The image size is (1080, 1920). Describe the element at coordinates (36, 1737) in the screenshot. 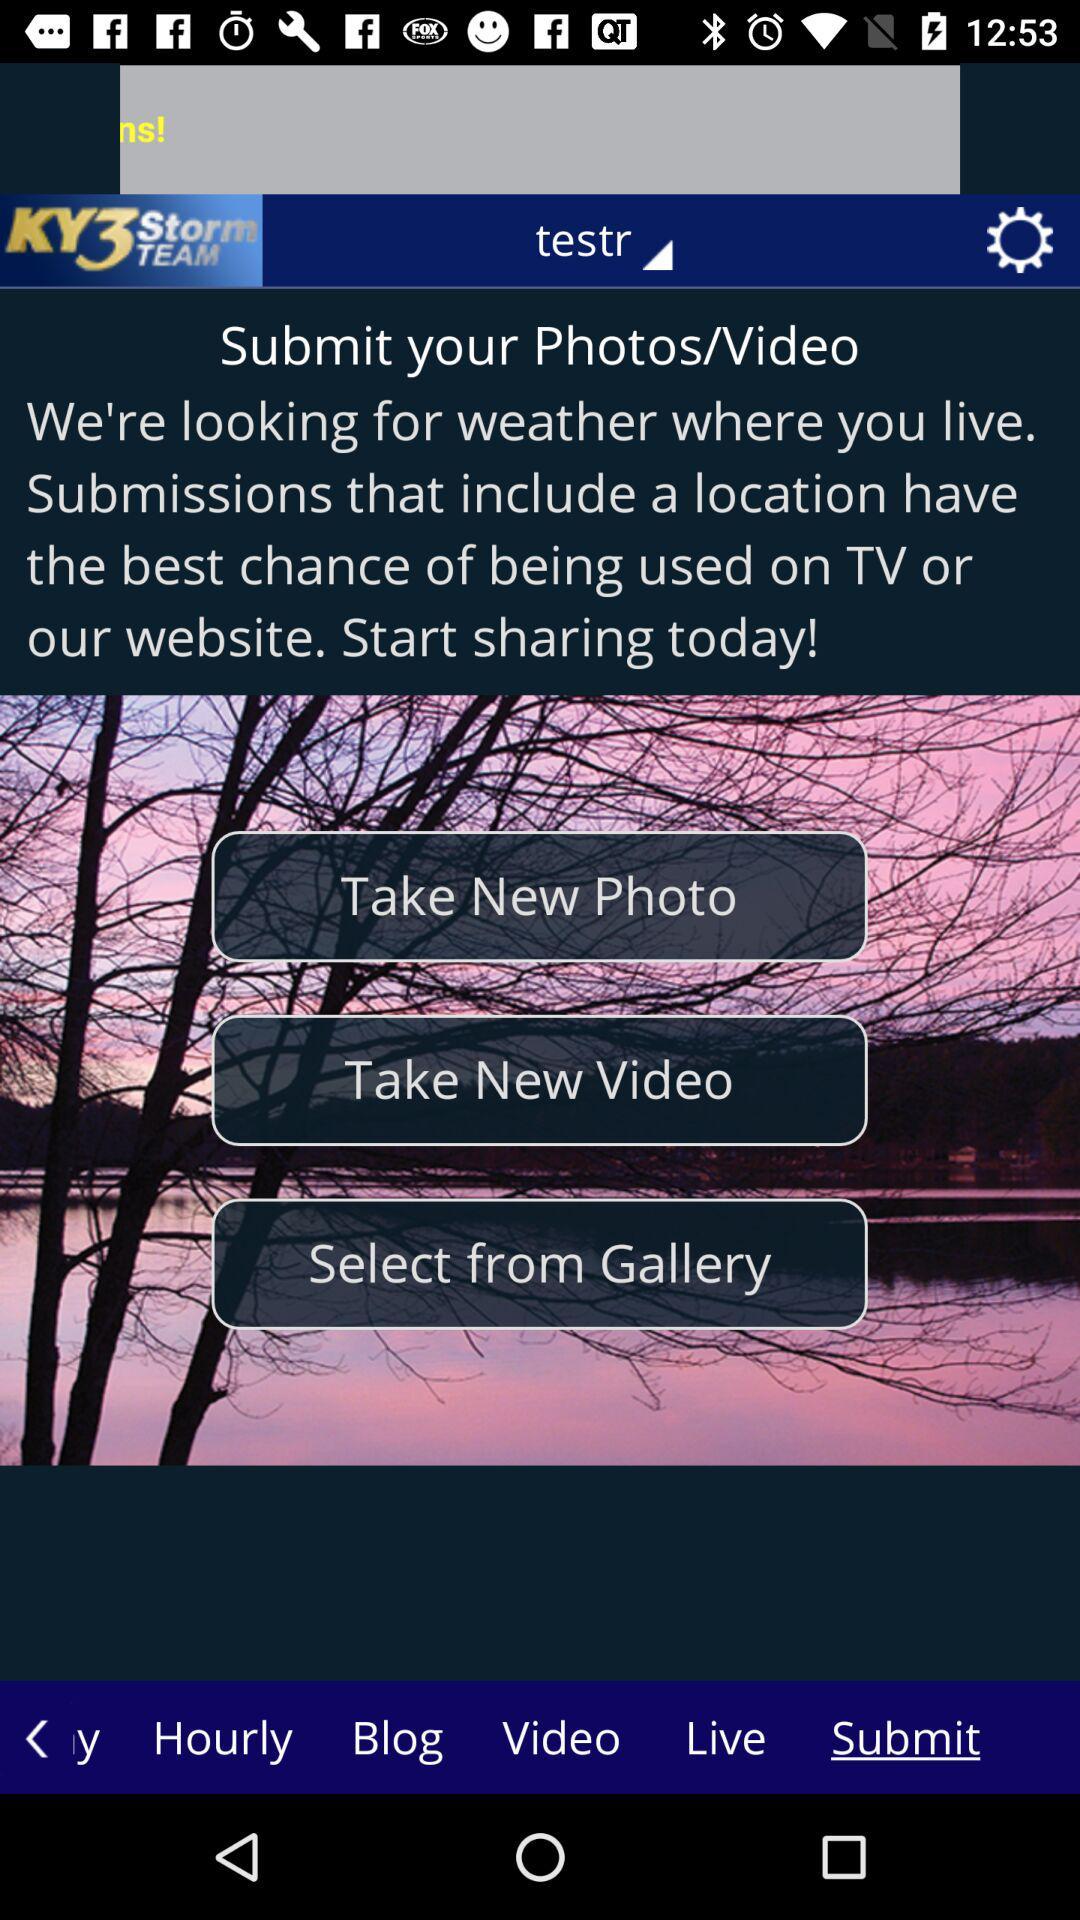

I see `the arrow_backward icon` at that location.